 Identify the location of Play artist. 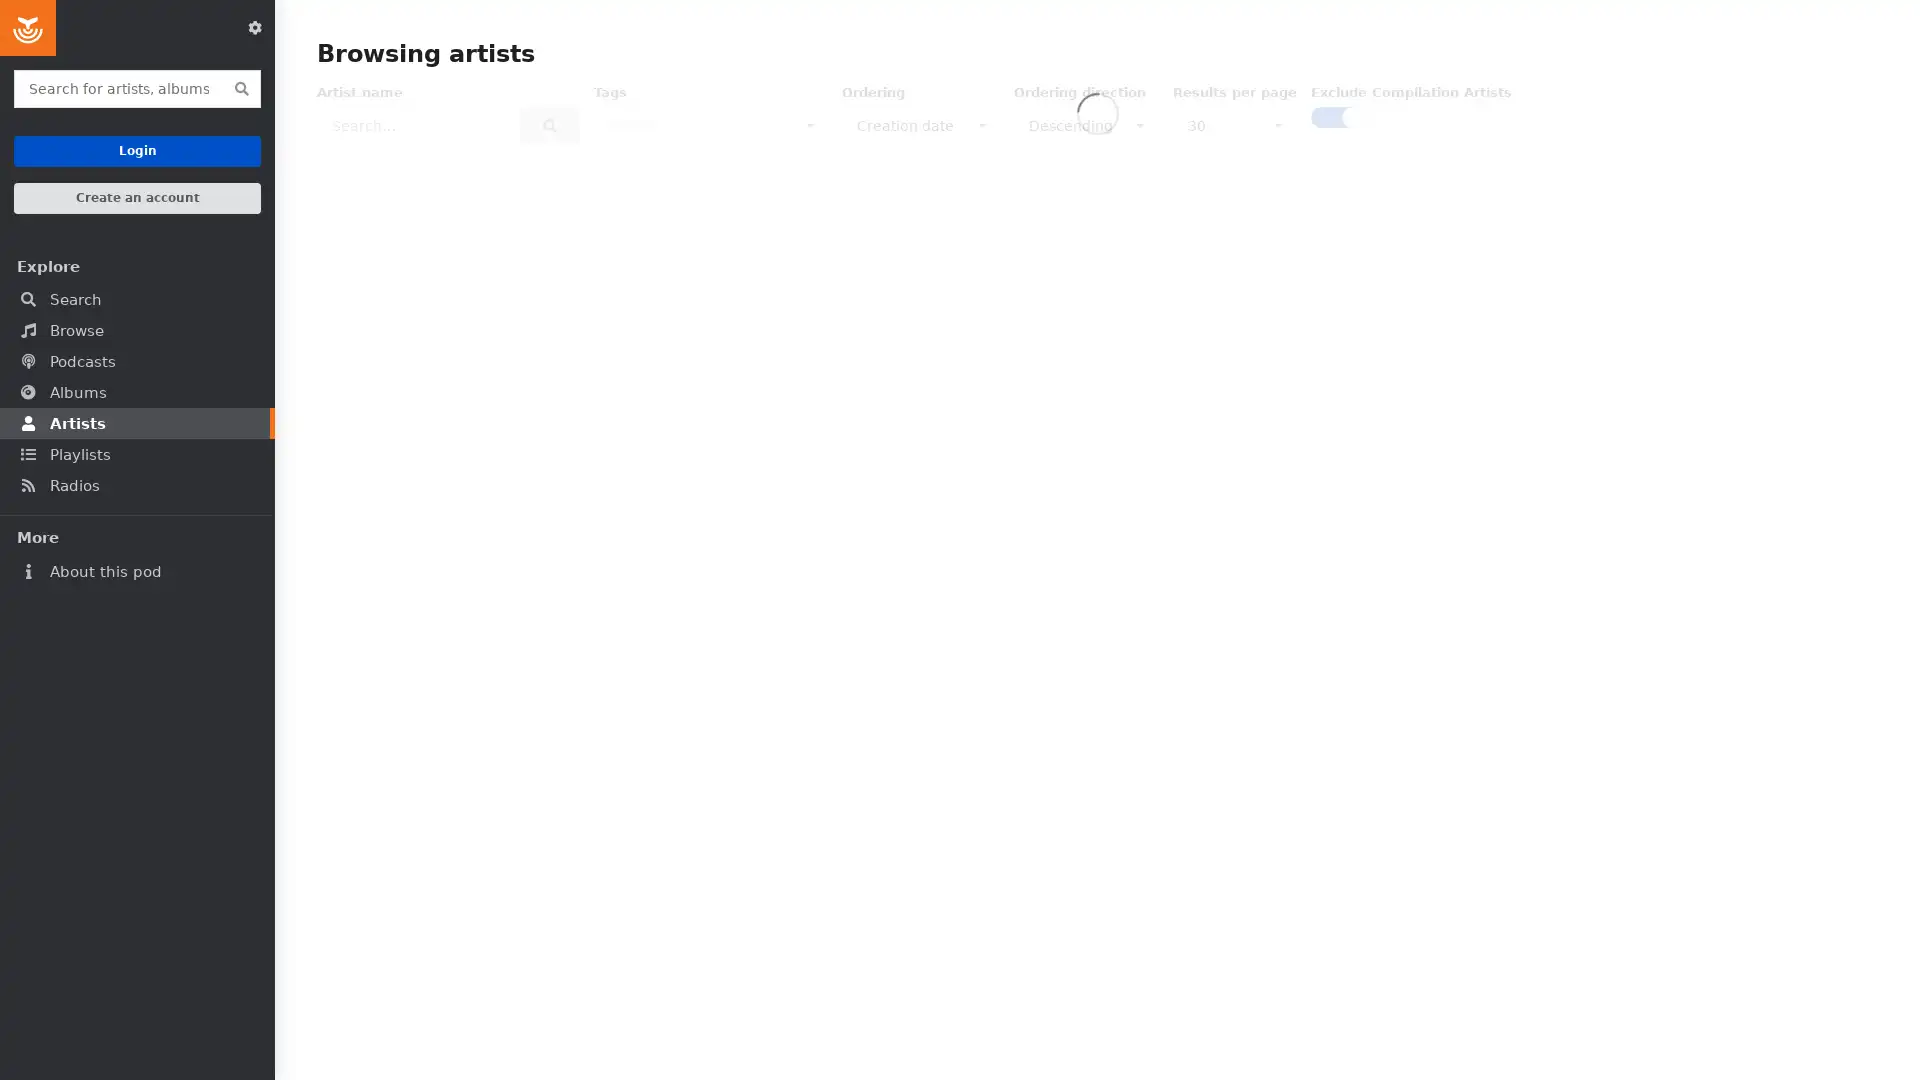
(1568, 342).